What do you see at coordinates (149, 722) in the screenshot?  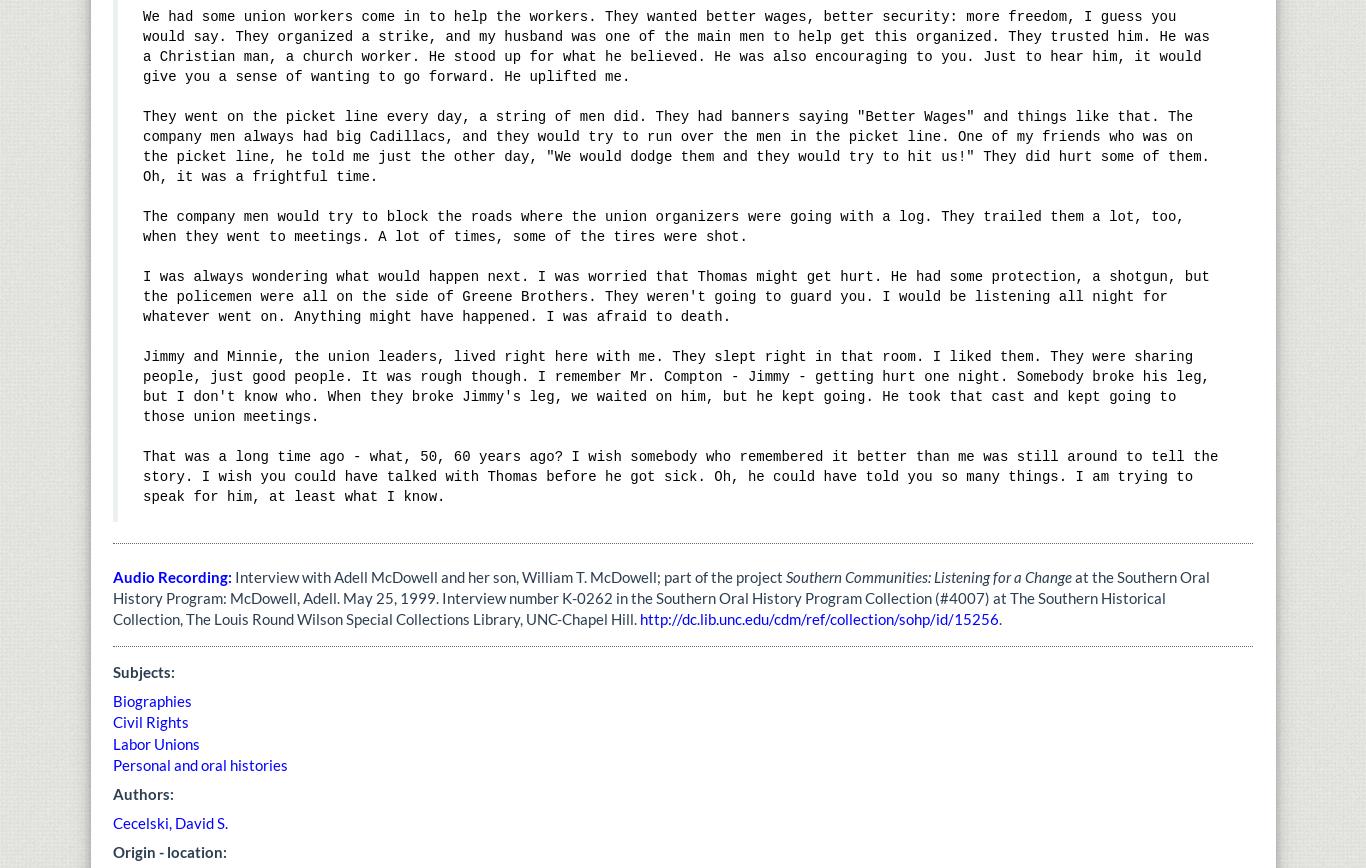 I see `'Civil Rights'` at bounding box center [149, 722].